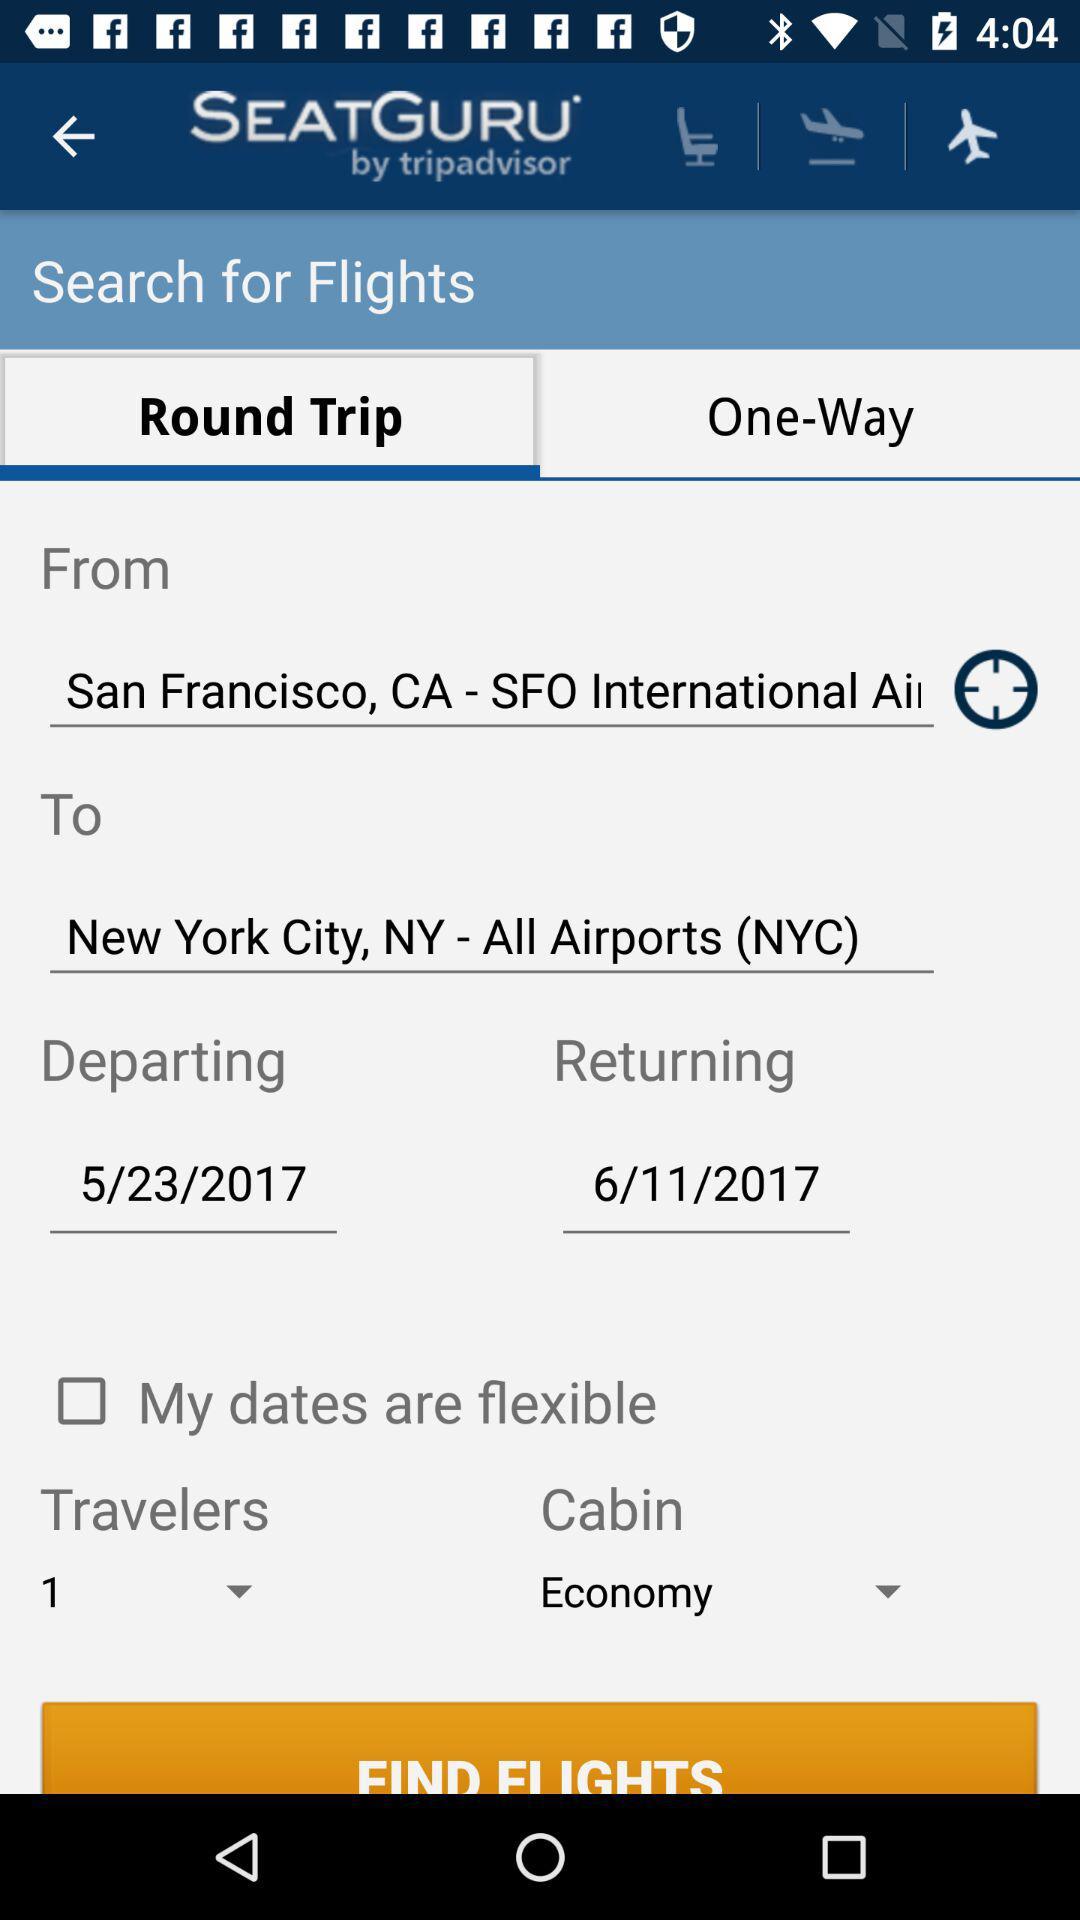 The width and height of the screenshot is (1080, 1920). I want to click on the icon next to my dates are, so click(80, 1400).